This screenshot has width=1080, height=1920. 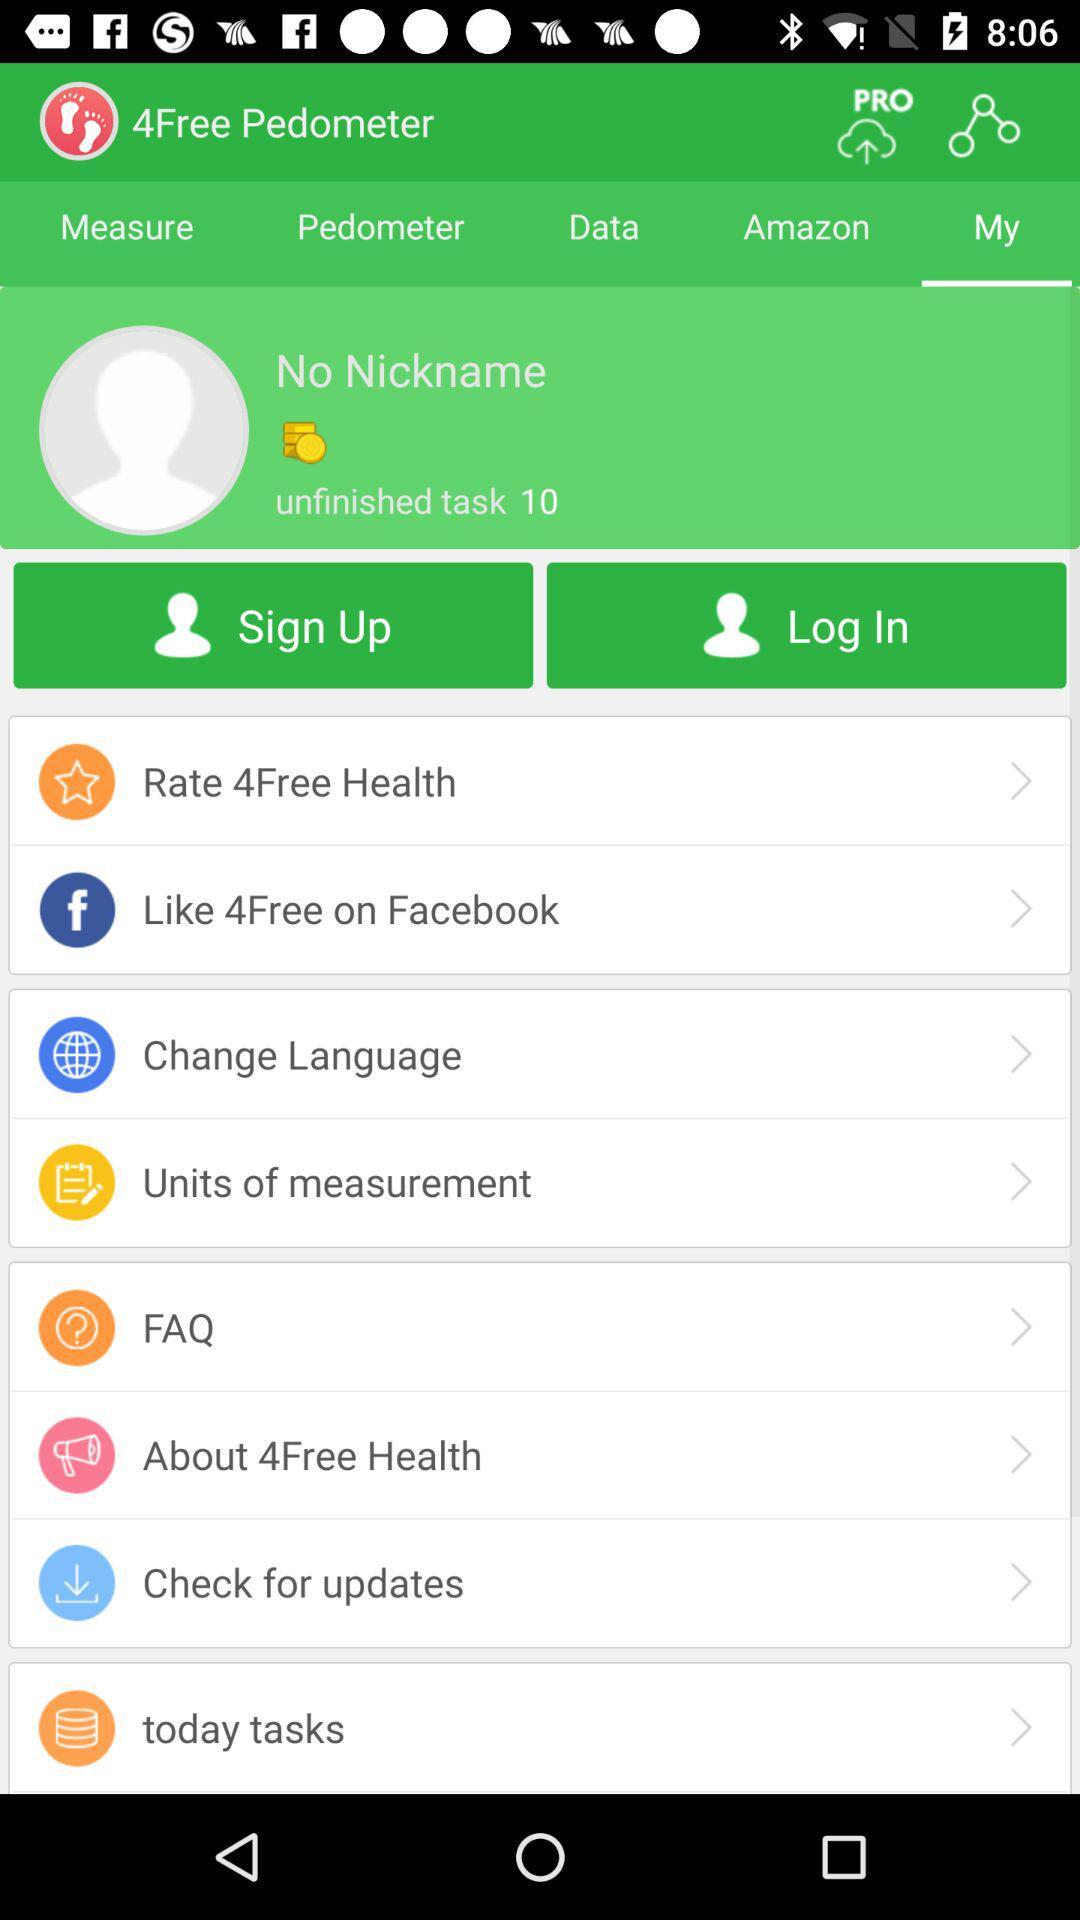 I want to click on today tasks icon, so click(x=540, y=1727).